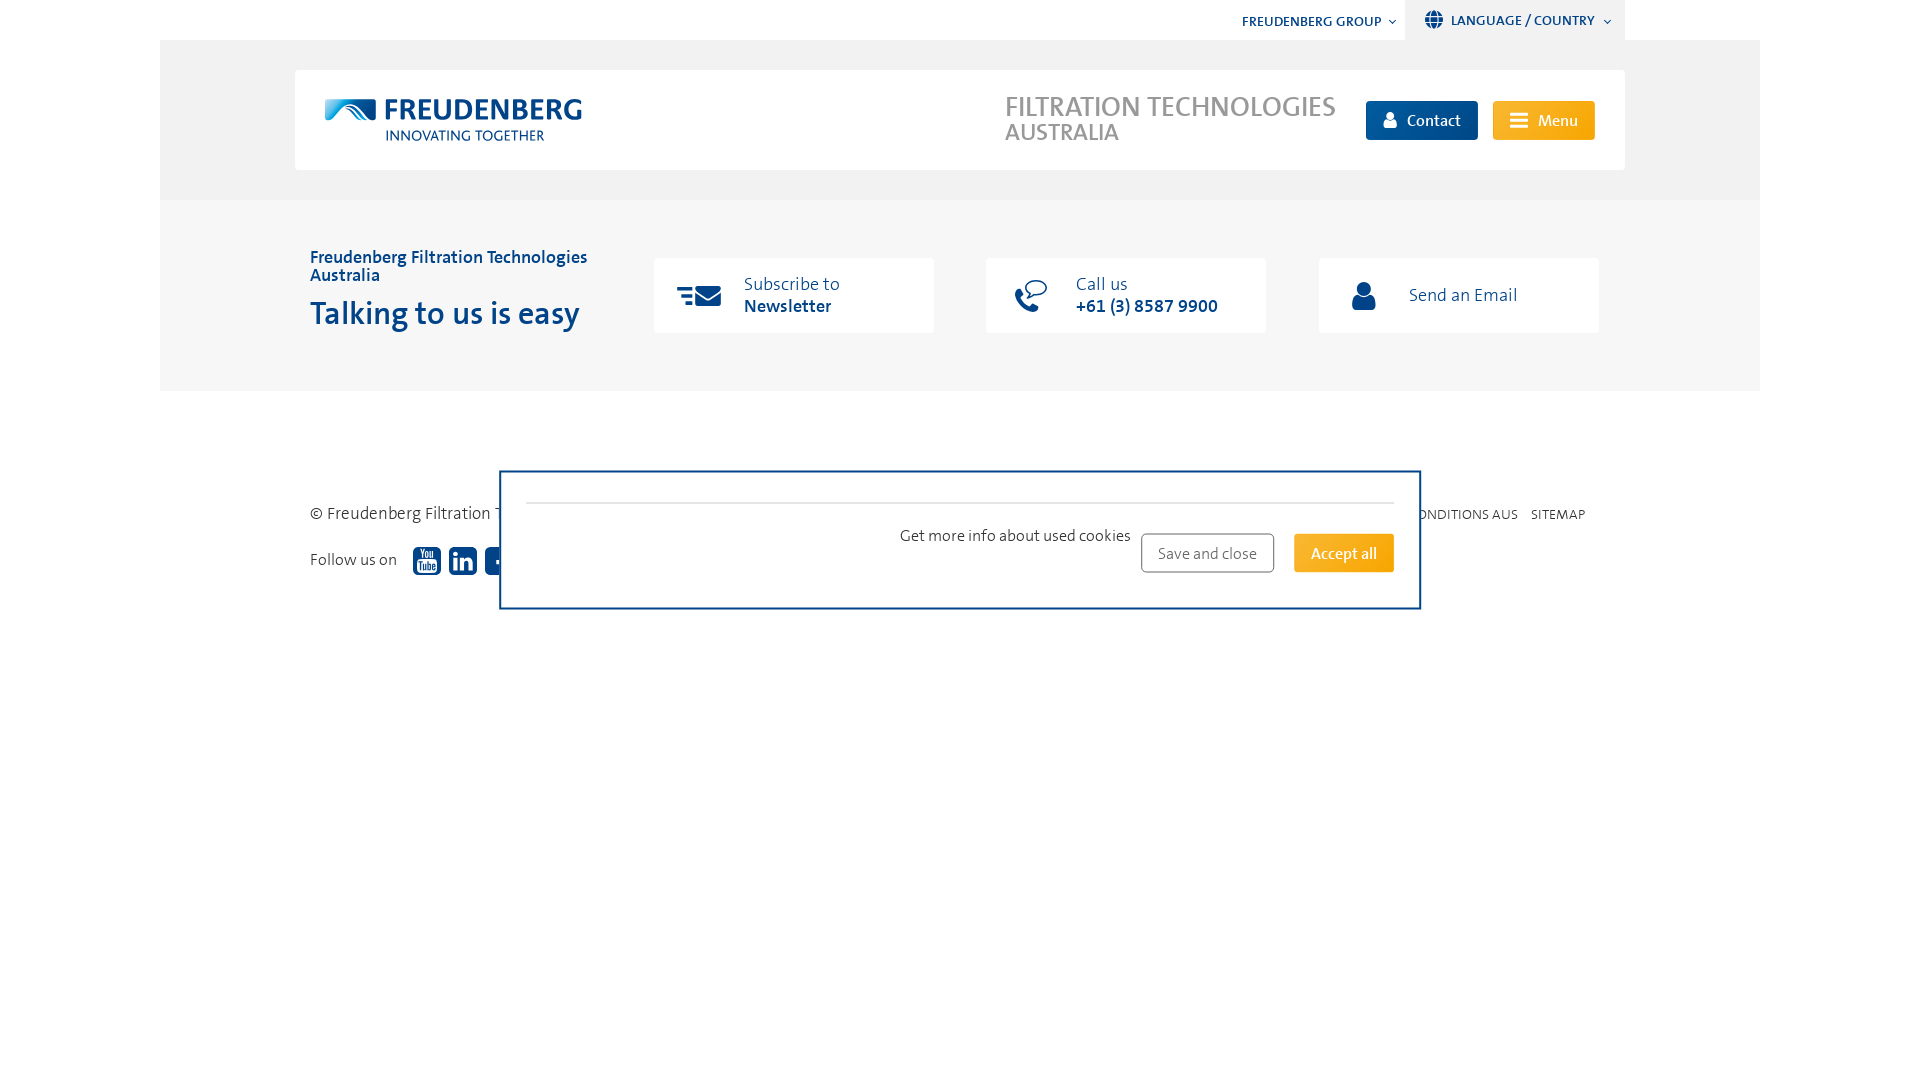  What do you see at coordinates (1419, 20) in the screenshot?
I see `'LANGUAGE / COUNTRY'` at bounding box center [1419, 20].